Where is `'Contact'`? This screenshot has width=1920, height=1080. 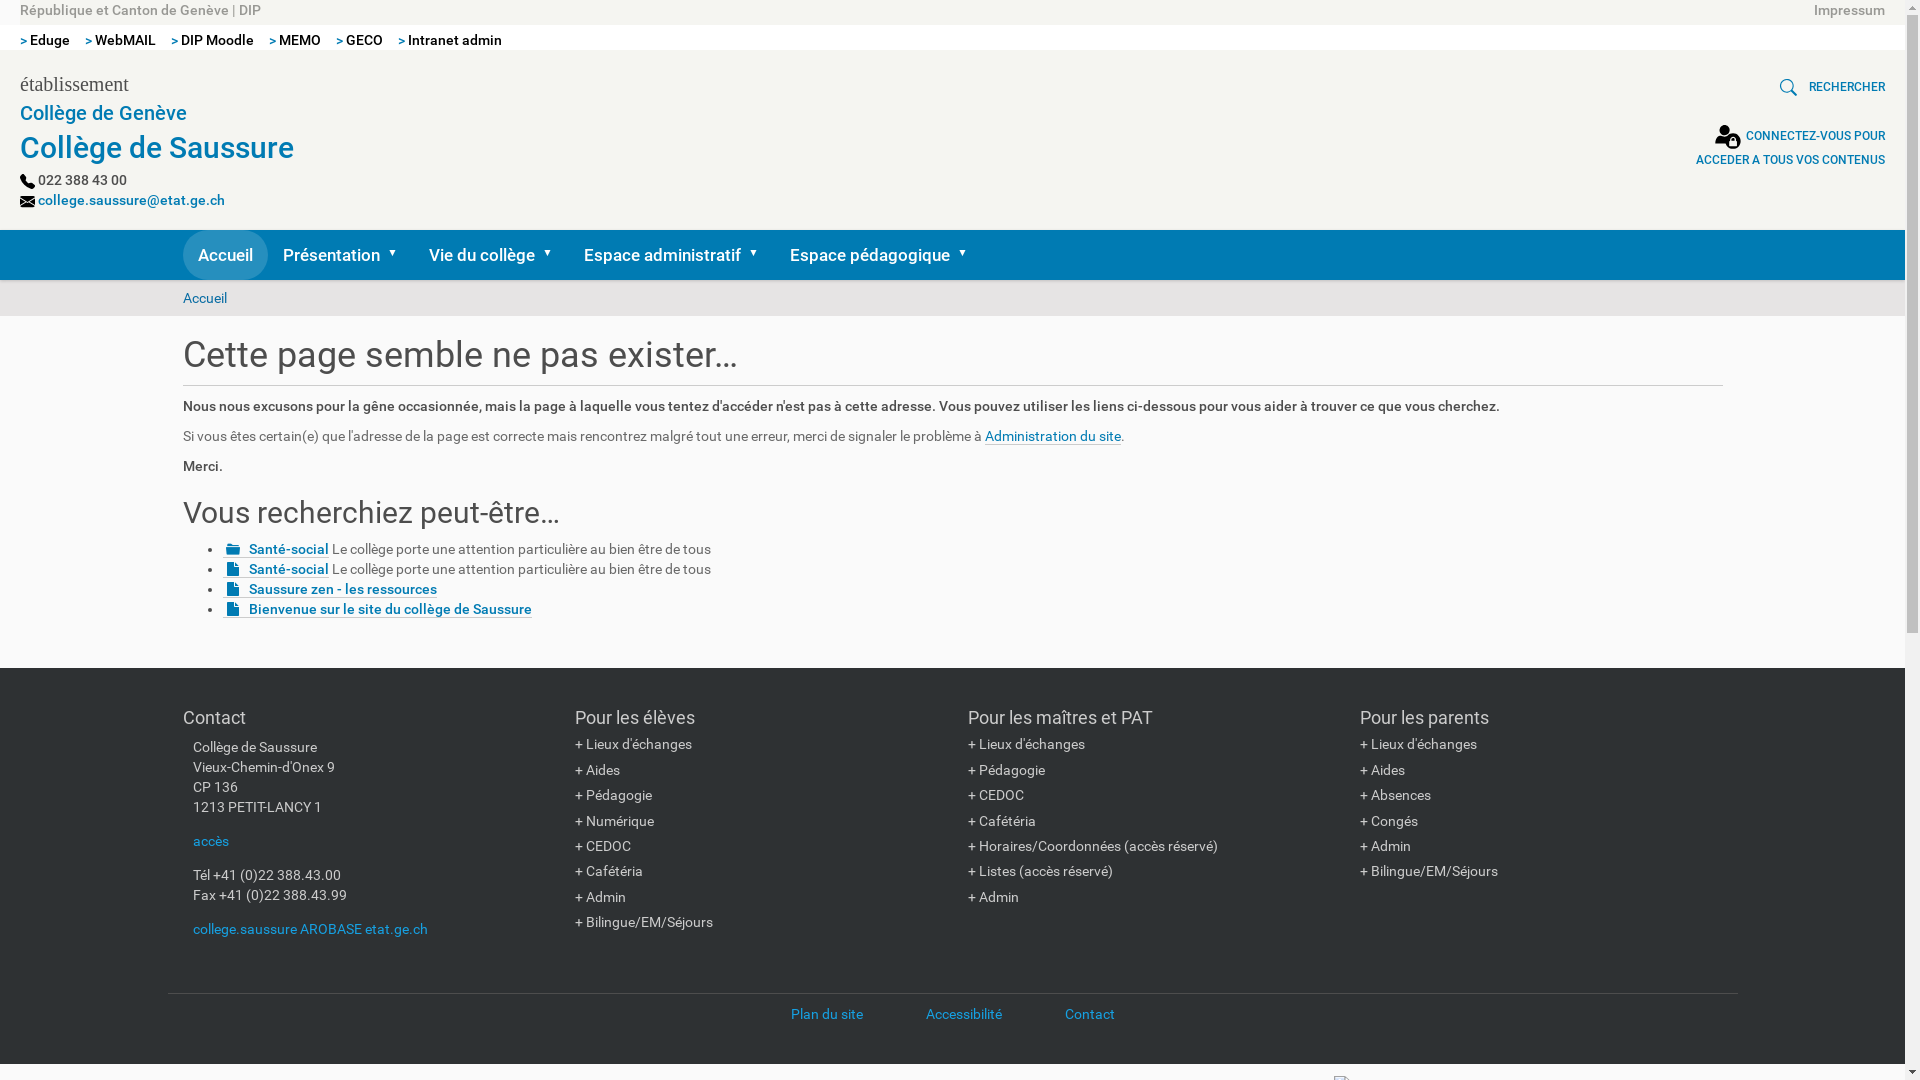
'Contact' is located at coordinates (1088, 1014).